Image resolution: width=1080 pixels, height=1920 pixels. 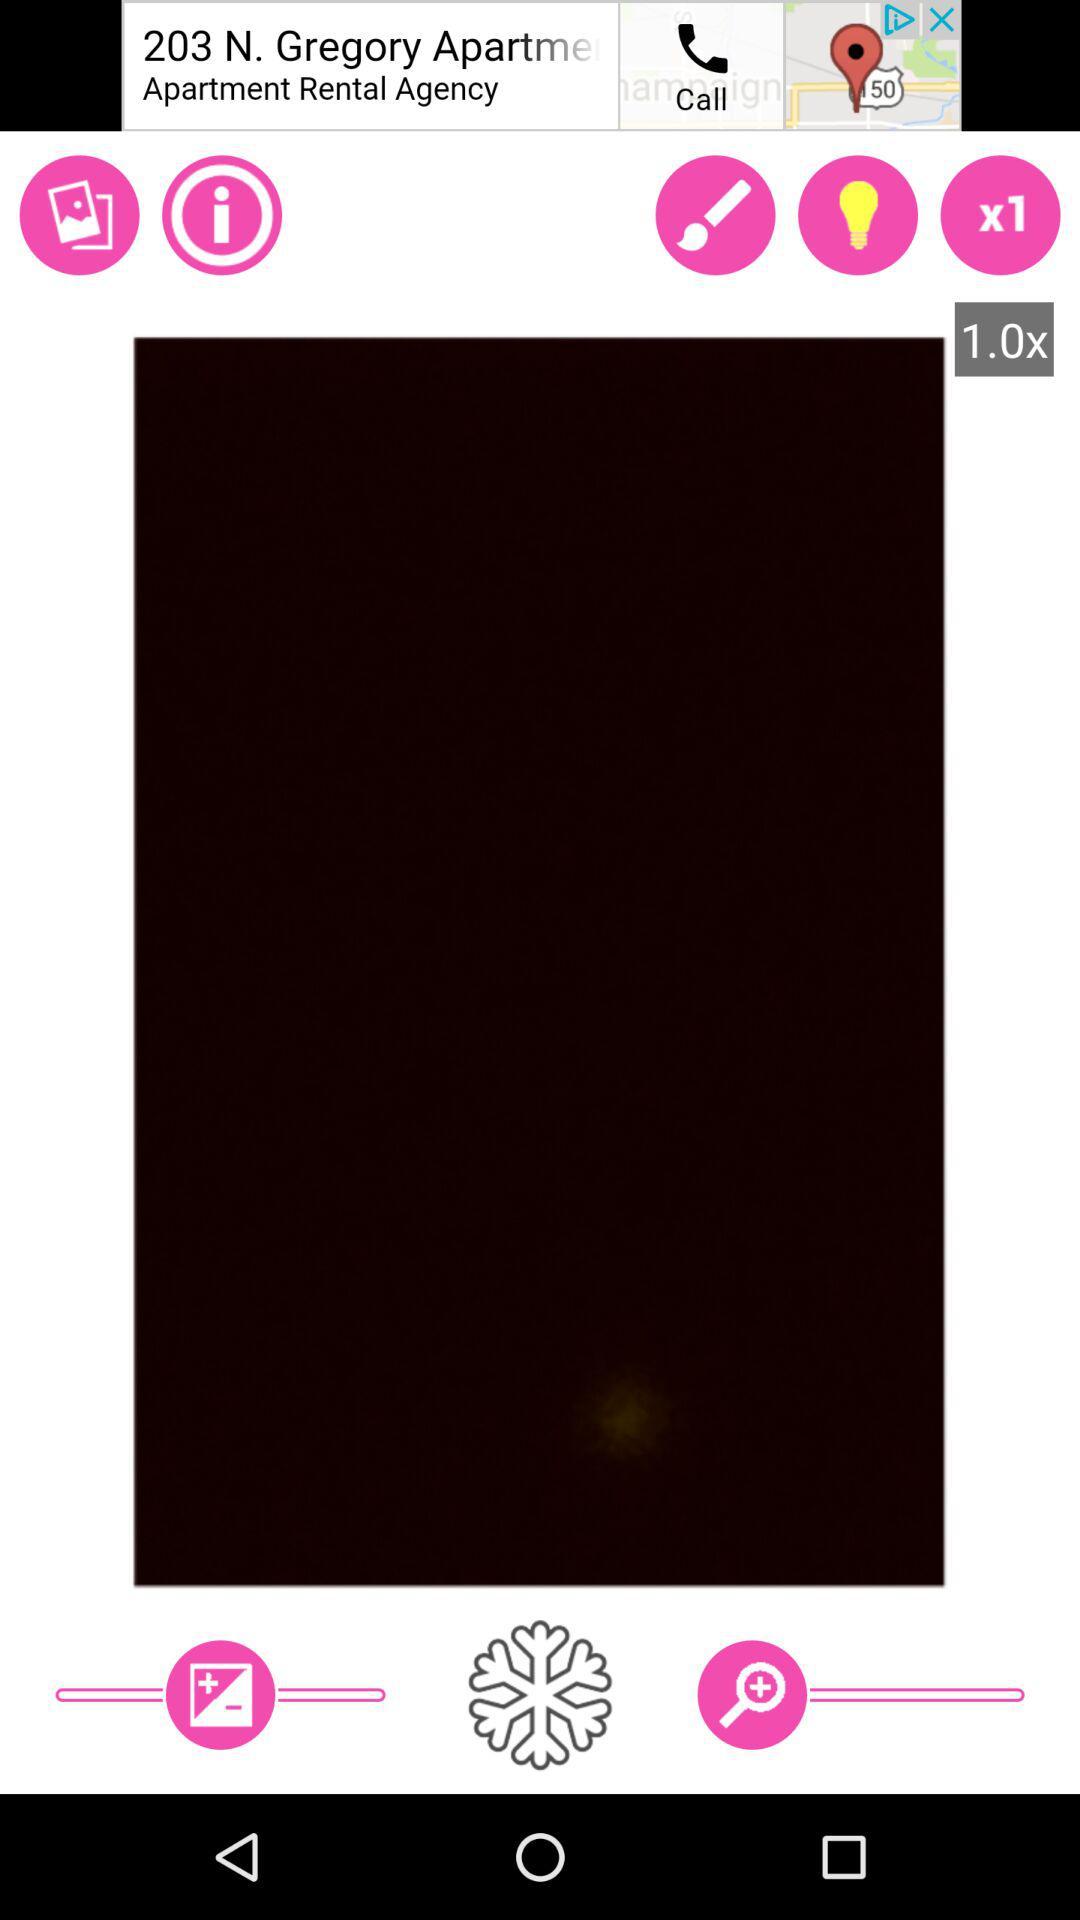 I want to click on advertised company, so click(x=540, y=65).